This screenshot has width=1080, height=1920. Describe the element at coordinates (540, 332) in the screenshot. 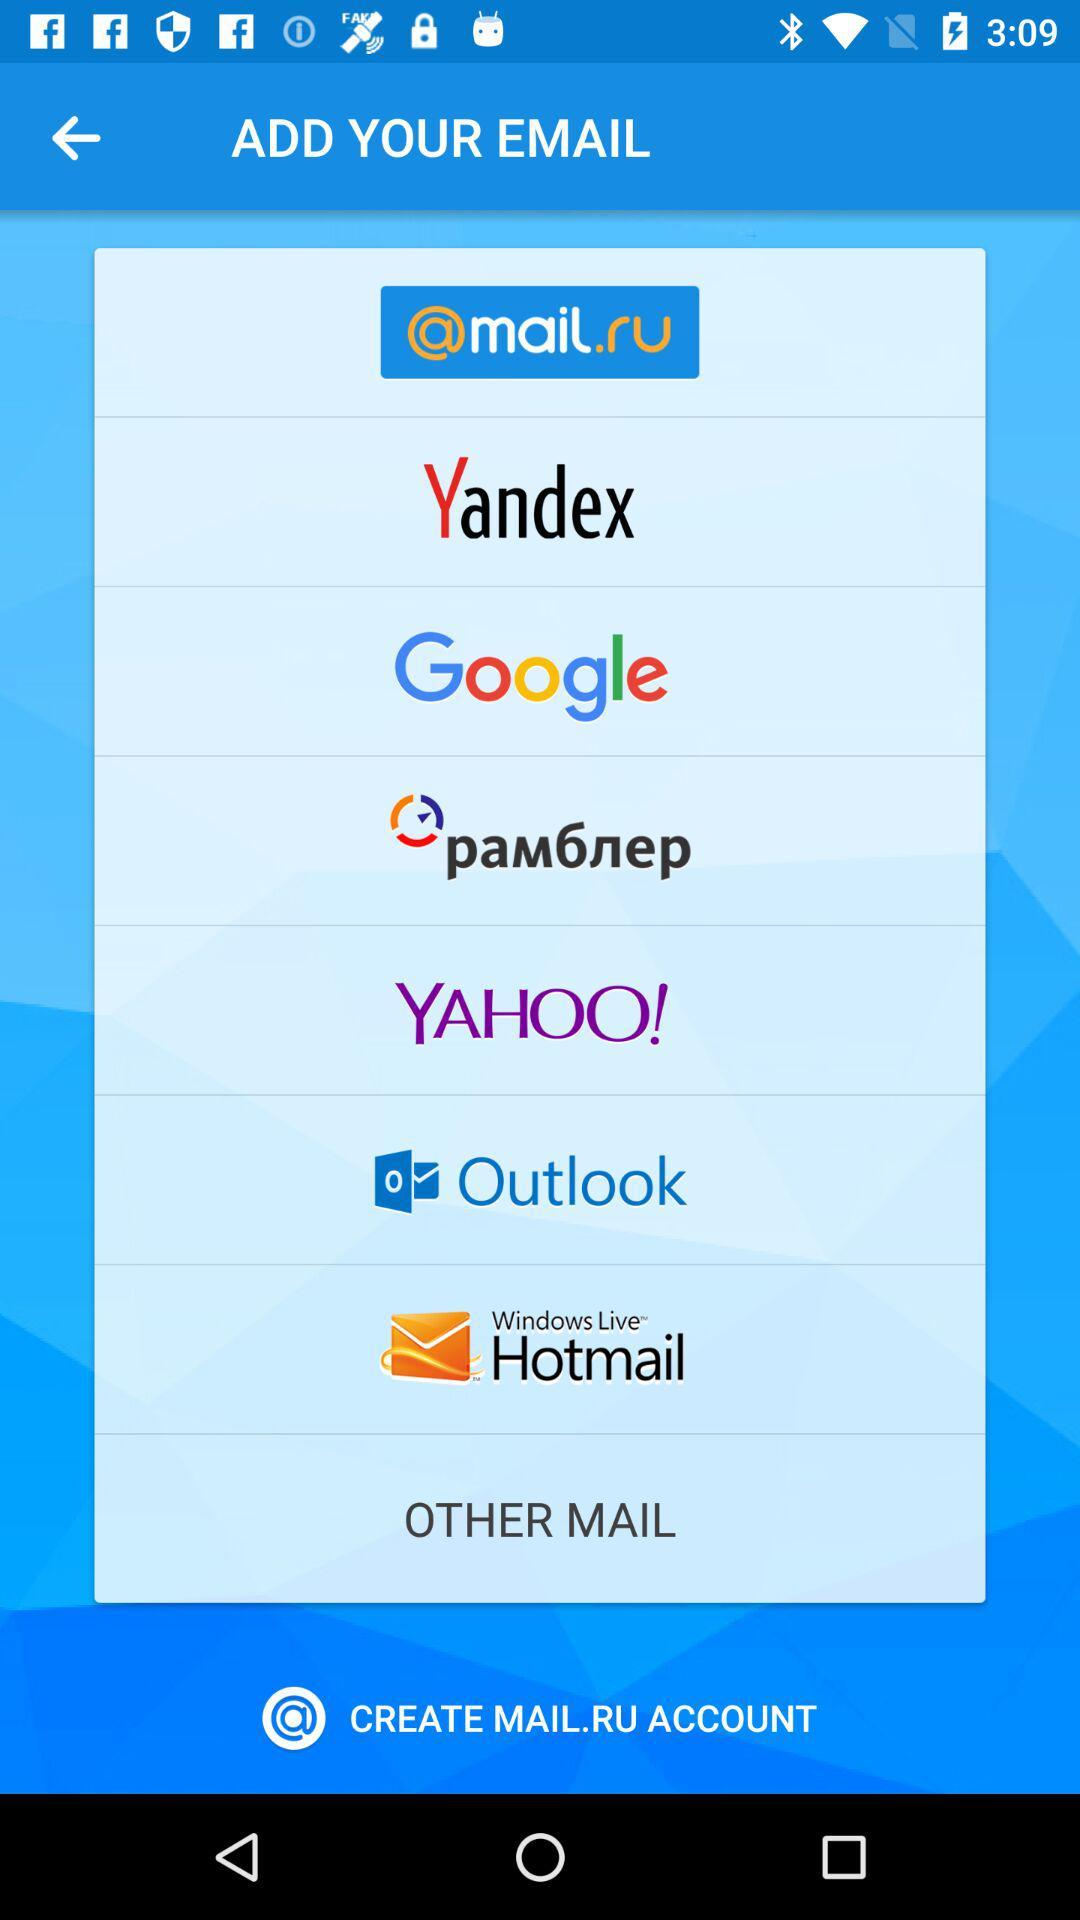

I see `mail.ru as e-mail provider` at that location.